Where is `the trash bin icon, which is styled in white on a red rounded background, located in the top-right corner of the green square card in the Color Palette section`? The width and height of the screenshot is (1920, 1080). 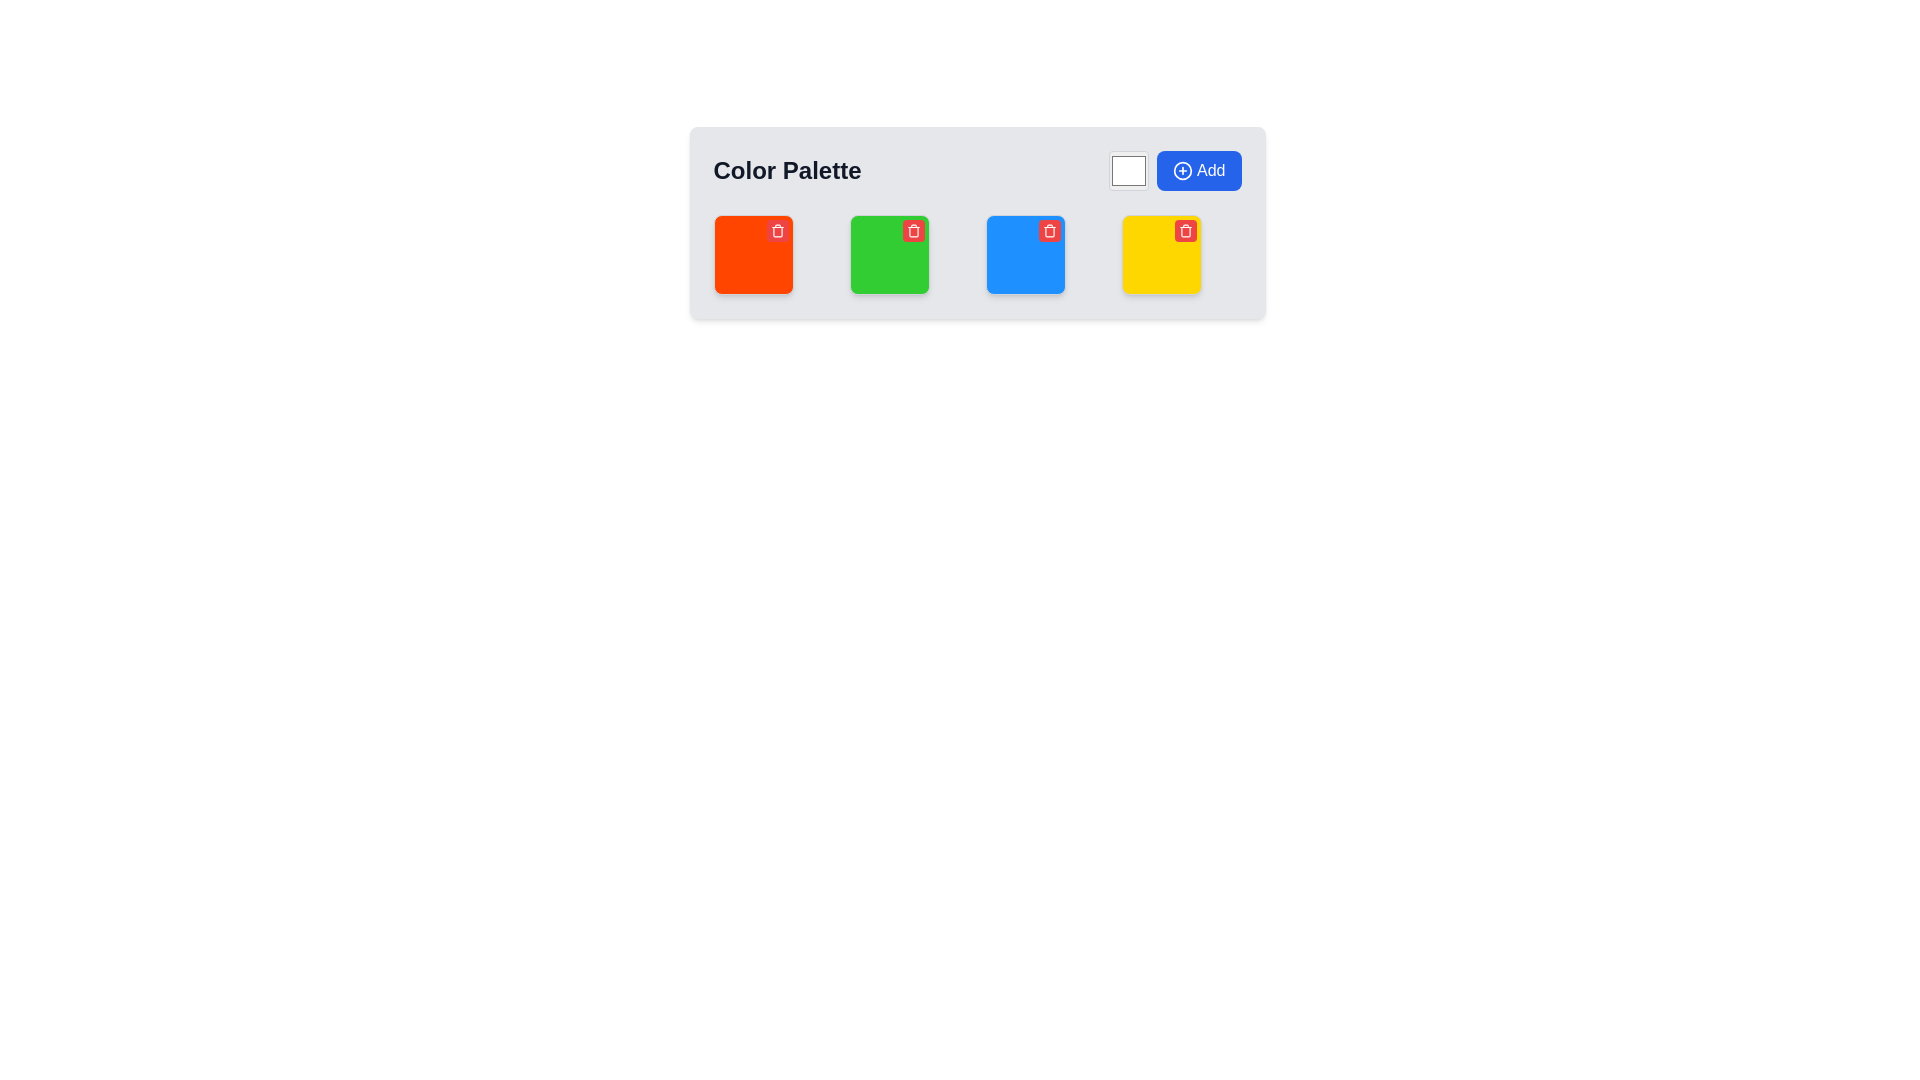
the trash bin icon, which is styled in white on a red rounded background, located in the top-right corner of the green square card in the Color Palette section is located at coordinates (912, 230).